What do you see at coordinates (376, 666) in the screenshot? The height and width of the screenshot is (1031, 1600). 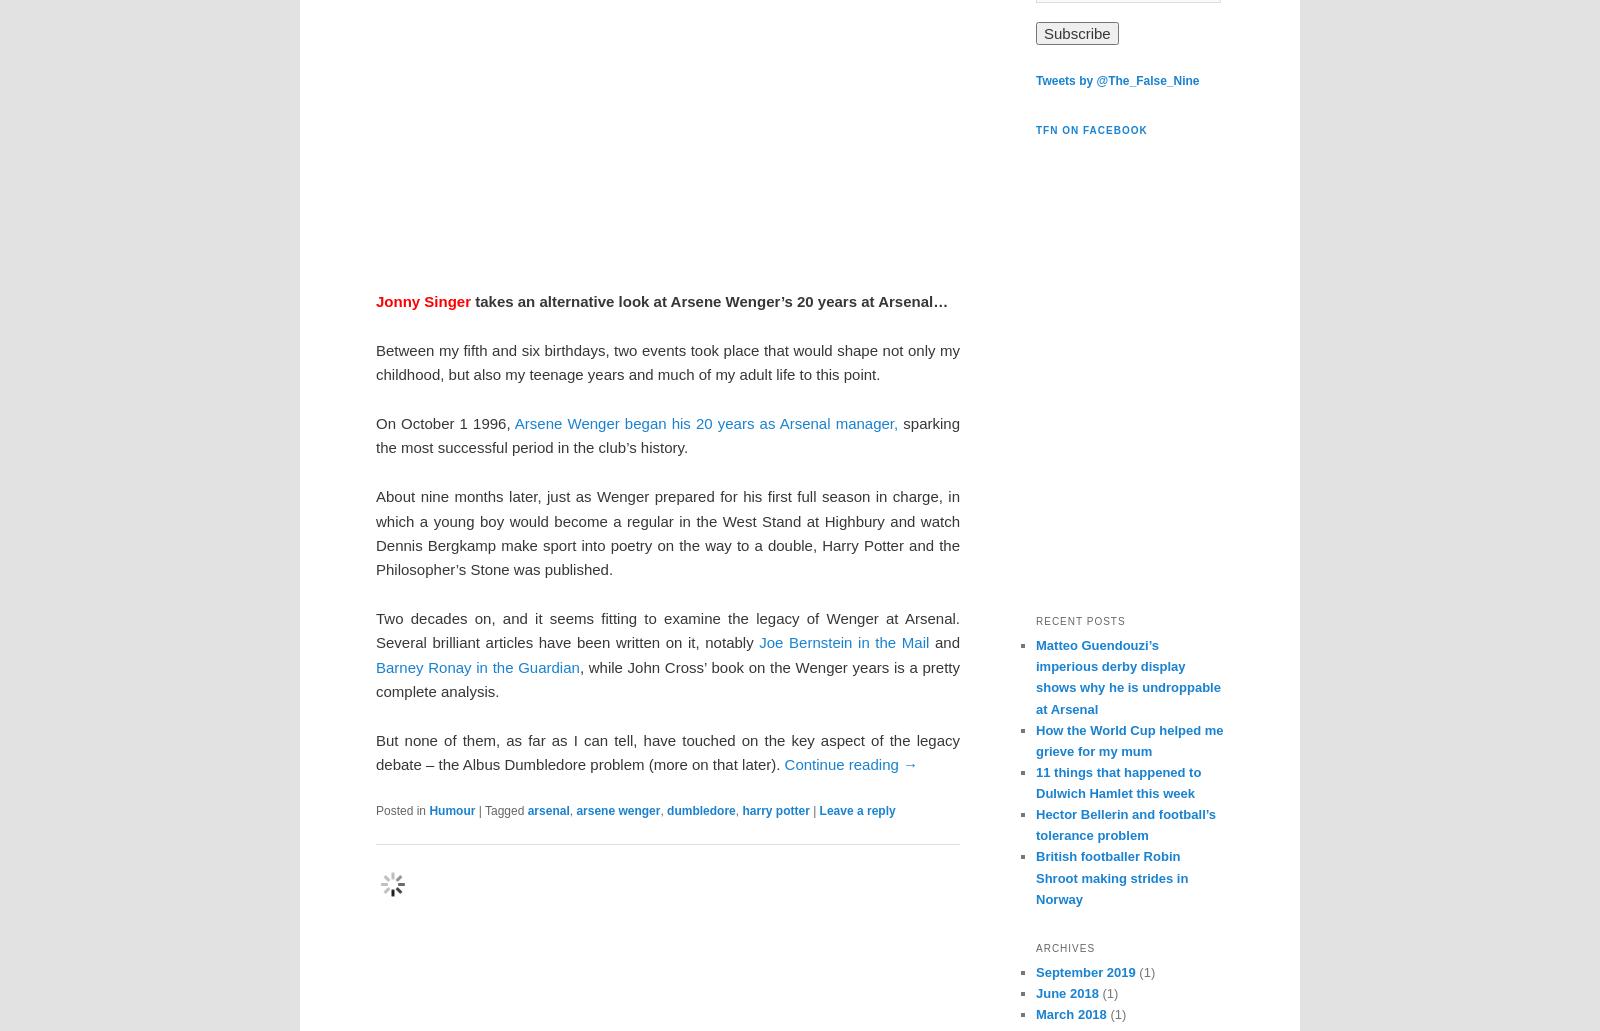 I see `'Barney Ronay in the Guardian'` at bounding box center [376, 666].